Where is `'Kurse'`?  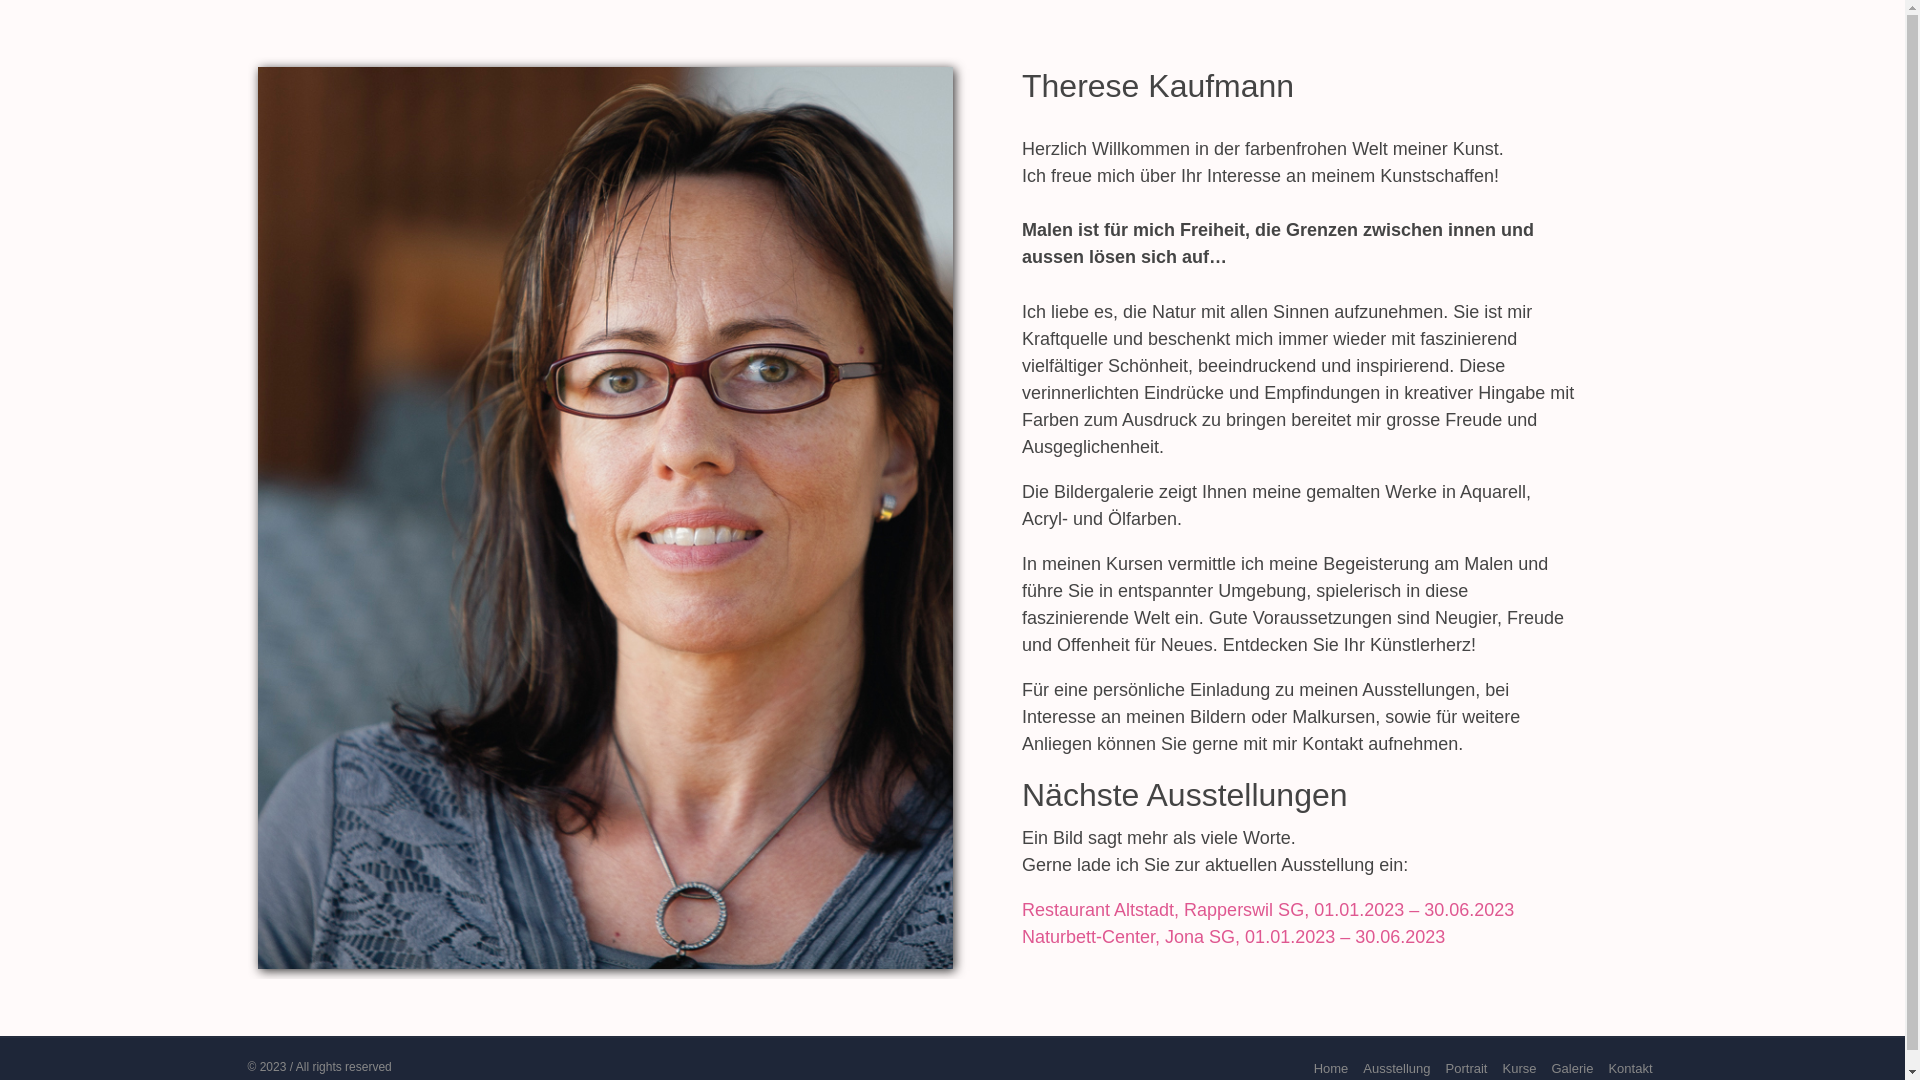
'Kurse' is located at coordinates (1502, 1067).